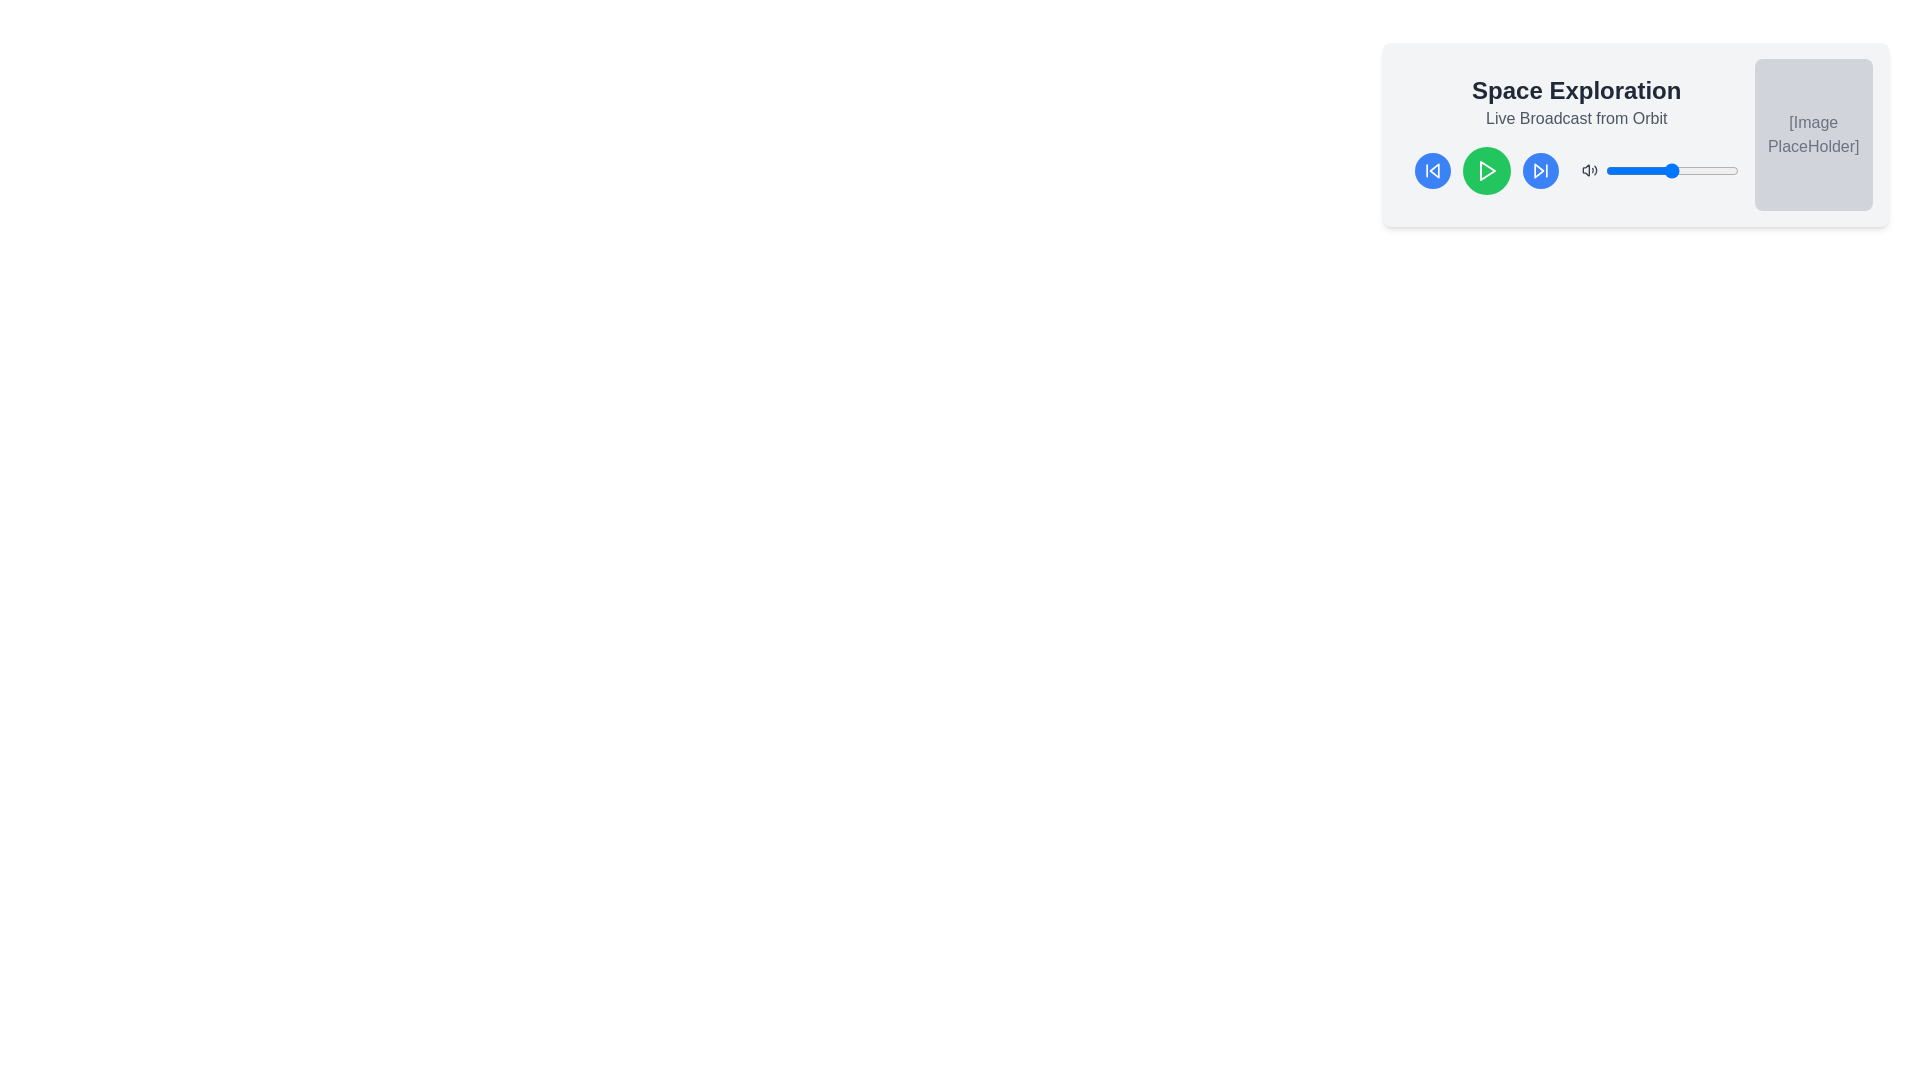 The image size is (1920, 1080). I want to click on the text element that reads 'Live Broadcast from Orbit', which is styled in gray and positioned directly below the 'Space Exploration' title, so click(1575, 119).